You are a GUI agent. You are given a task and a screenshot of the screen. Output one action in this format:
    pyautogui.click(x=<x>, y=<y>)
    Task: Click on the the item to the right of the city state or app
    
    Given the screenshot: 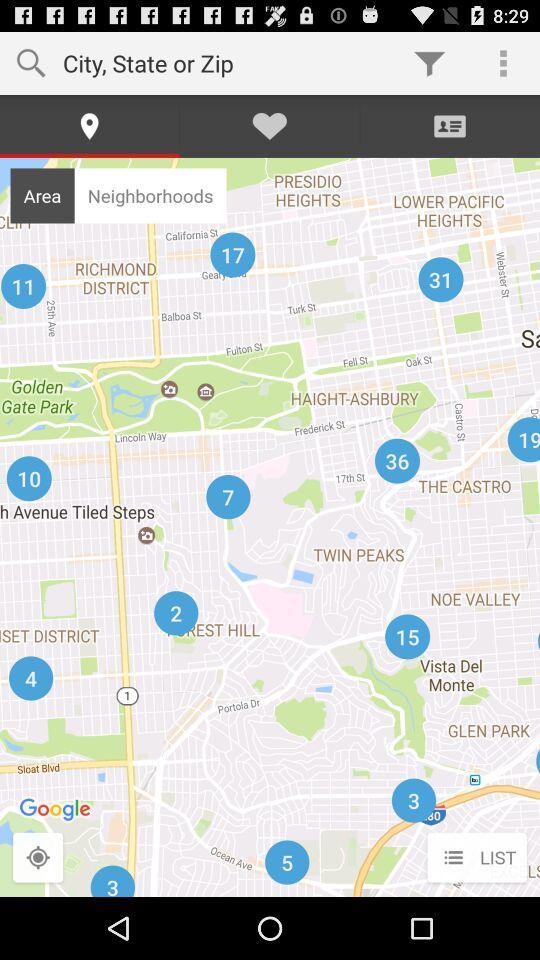 What is the action you would take?
    pyautogui.click(x=428, y=62)
    